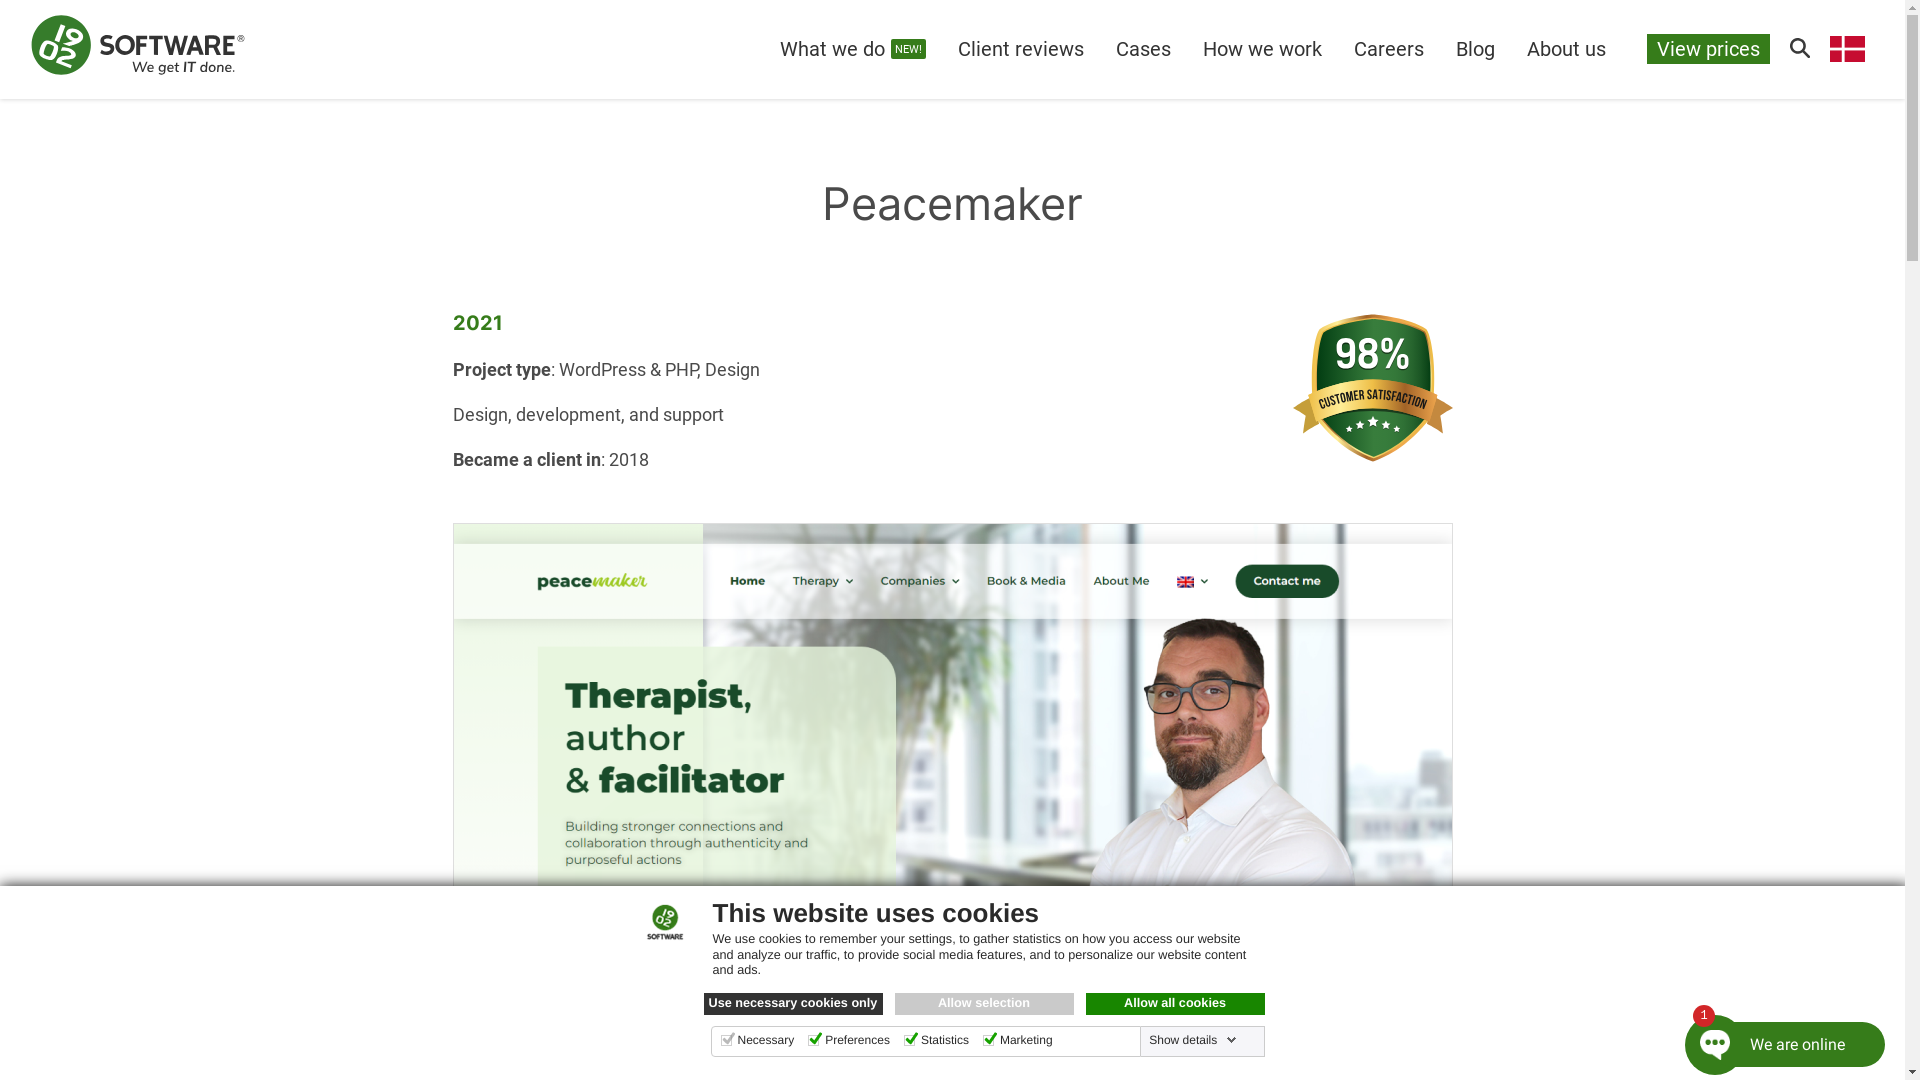 The width and height of the screenshot is (1920, 1080). What do you see at coordinates (853, 48) in the screenshot?
I see `'What we do` at bounding box center [853, 48].